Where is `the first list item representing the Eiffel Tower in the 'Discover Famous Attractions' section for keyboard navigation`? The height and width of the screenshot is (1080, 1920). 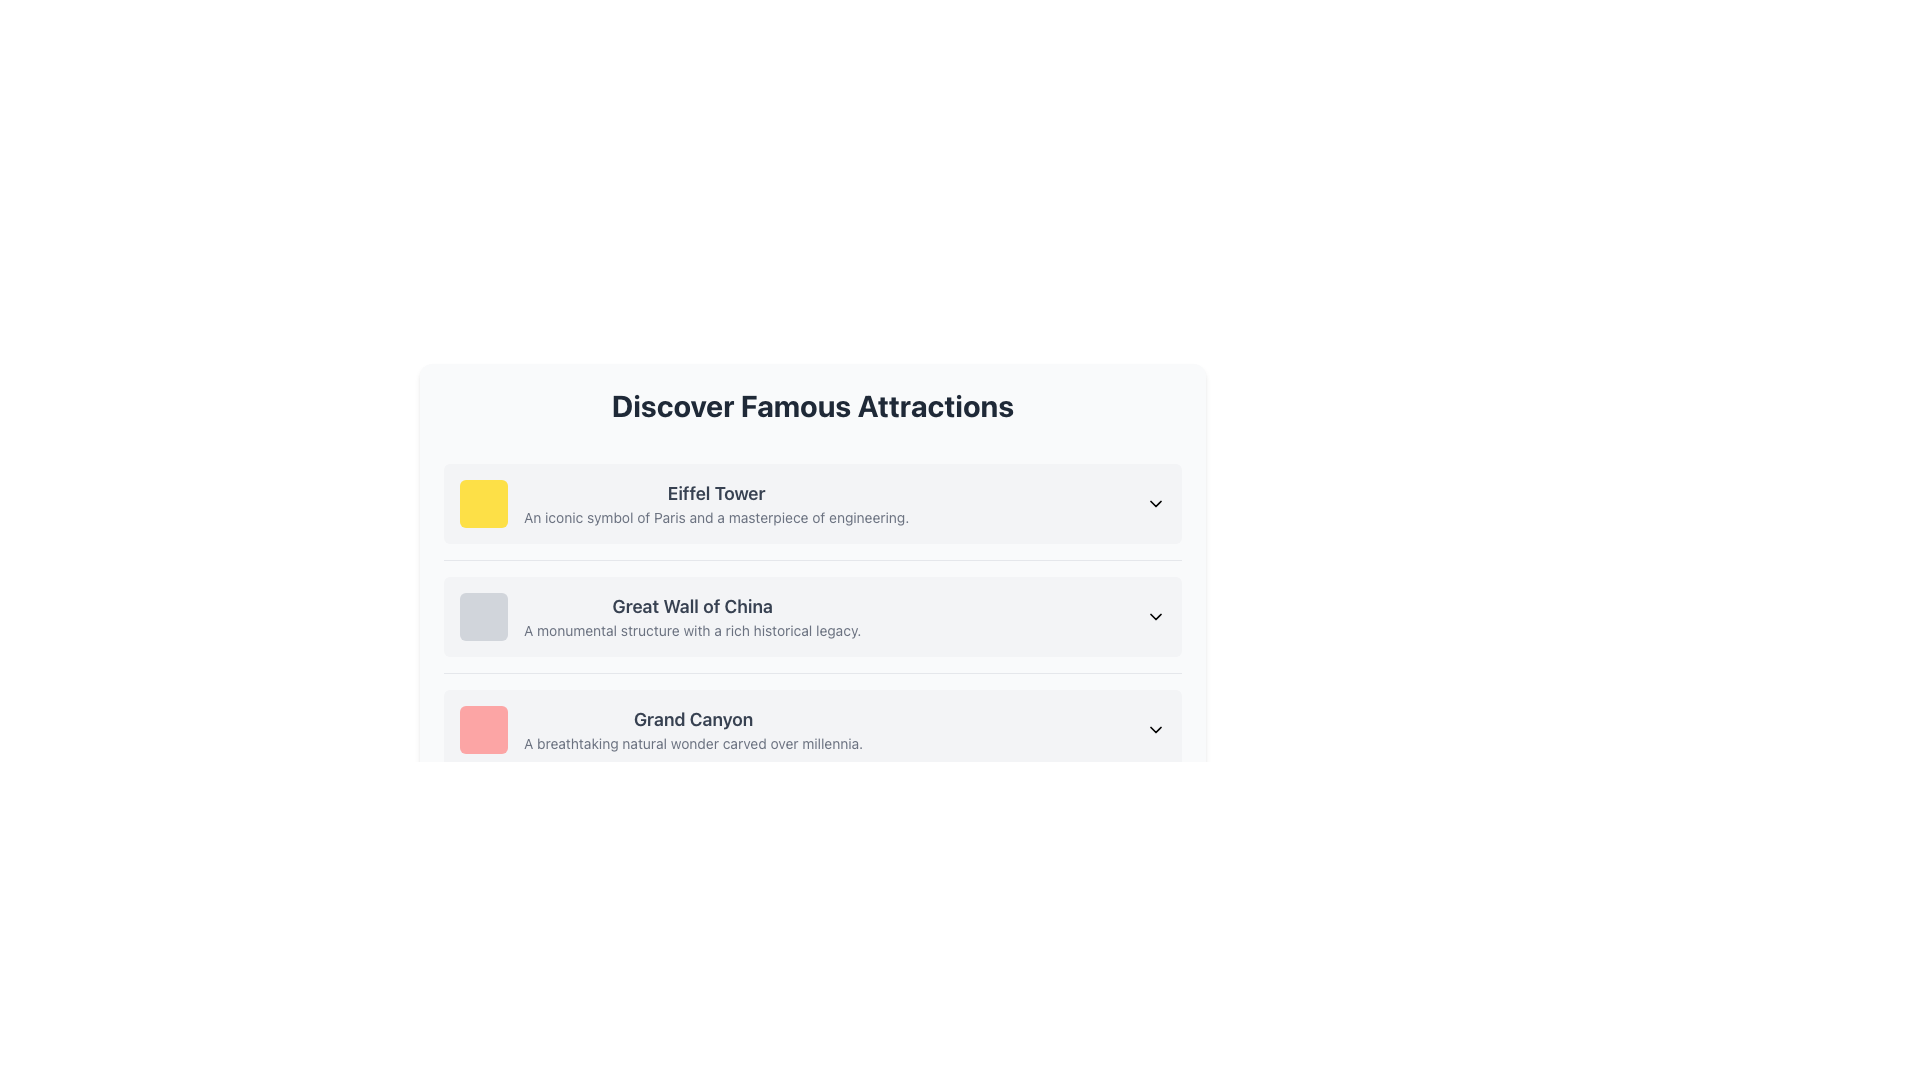
the first list item representing the Eiffel Tower in the 'Discover Famous Attractions' section for keyboard navigation is located at coordinates (812, 503).